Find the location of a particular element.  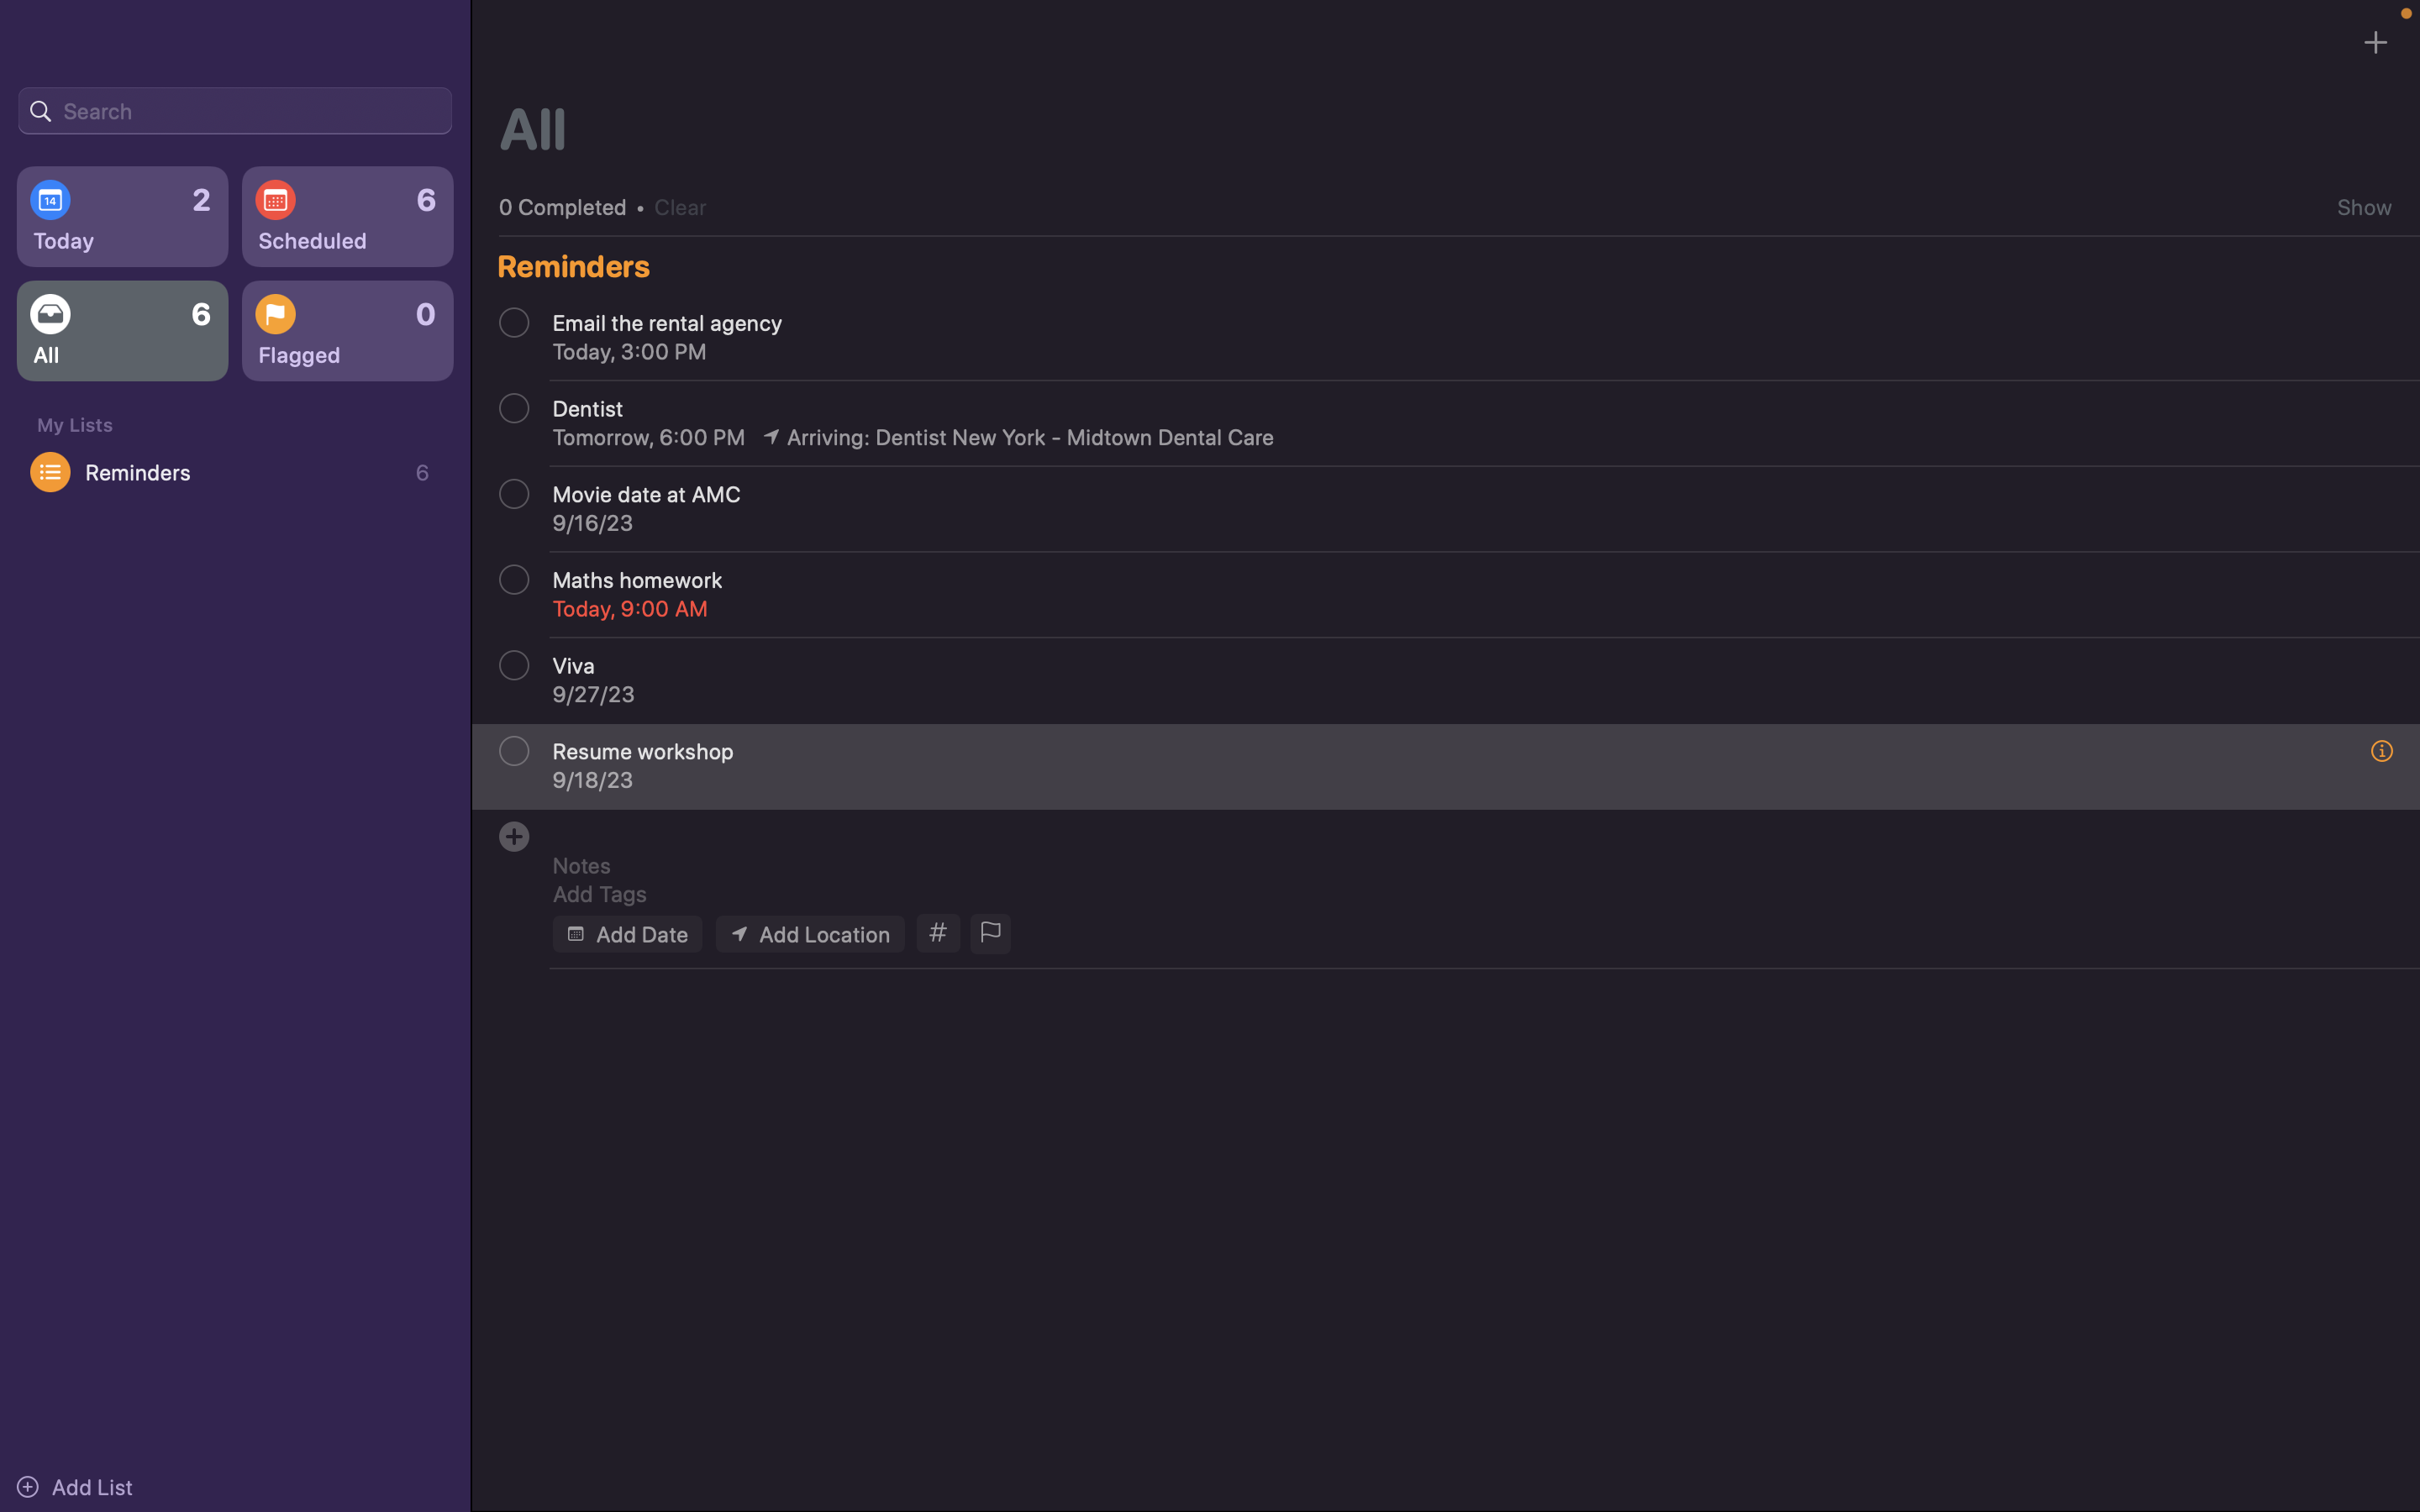

Specify the event location as "Zoom meeting" is located at coordinates (808, 932).